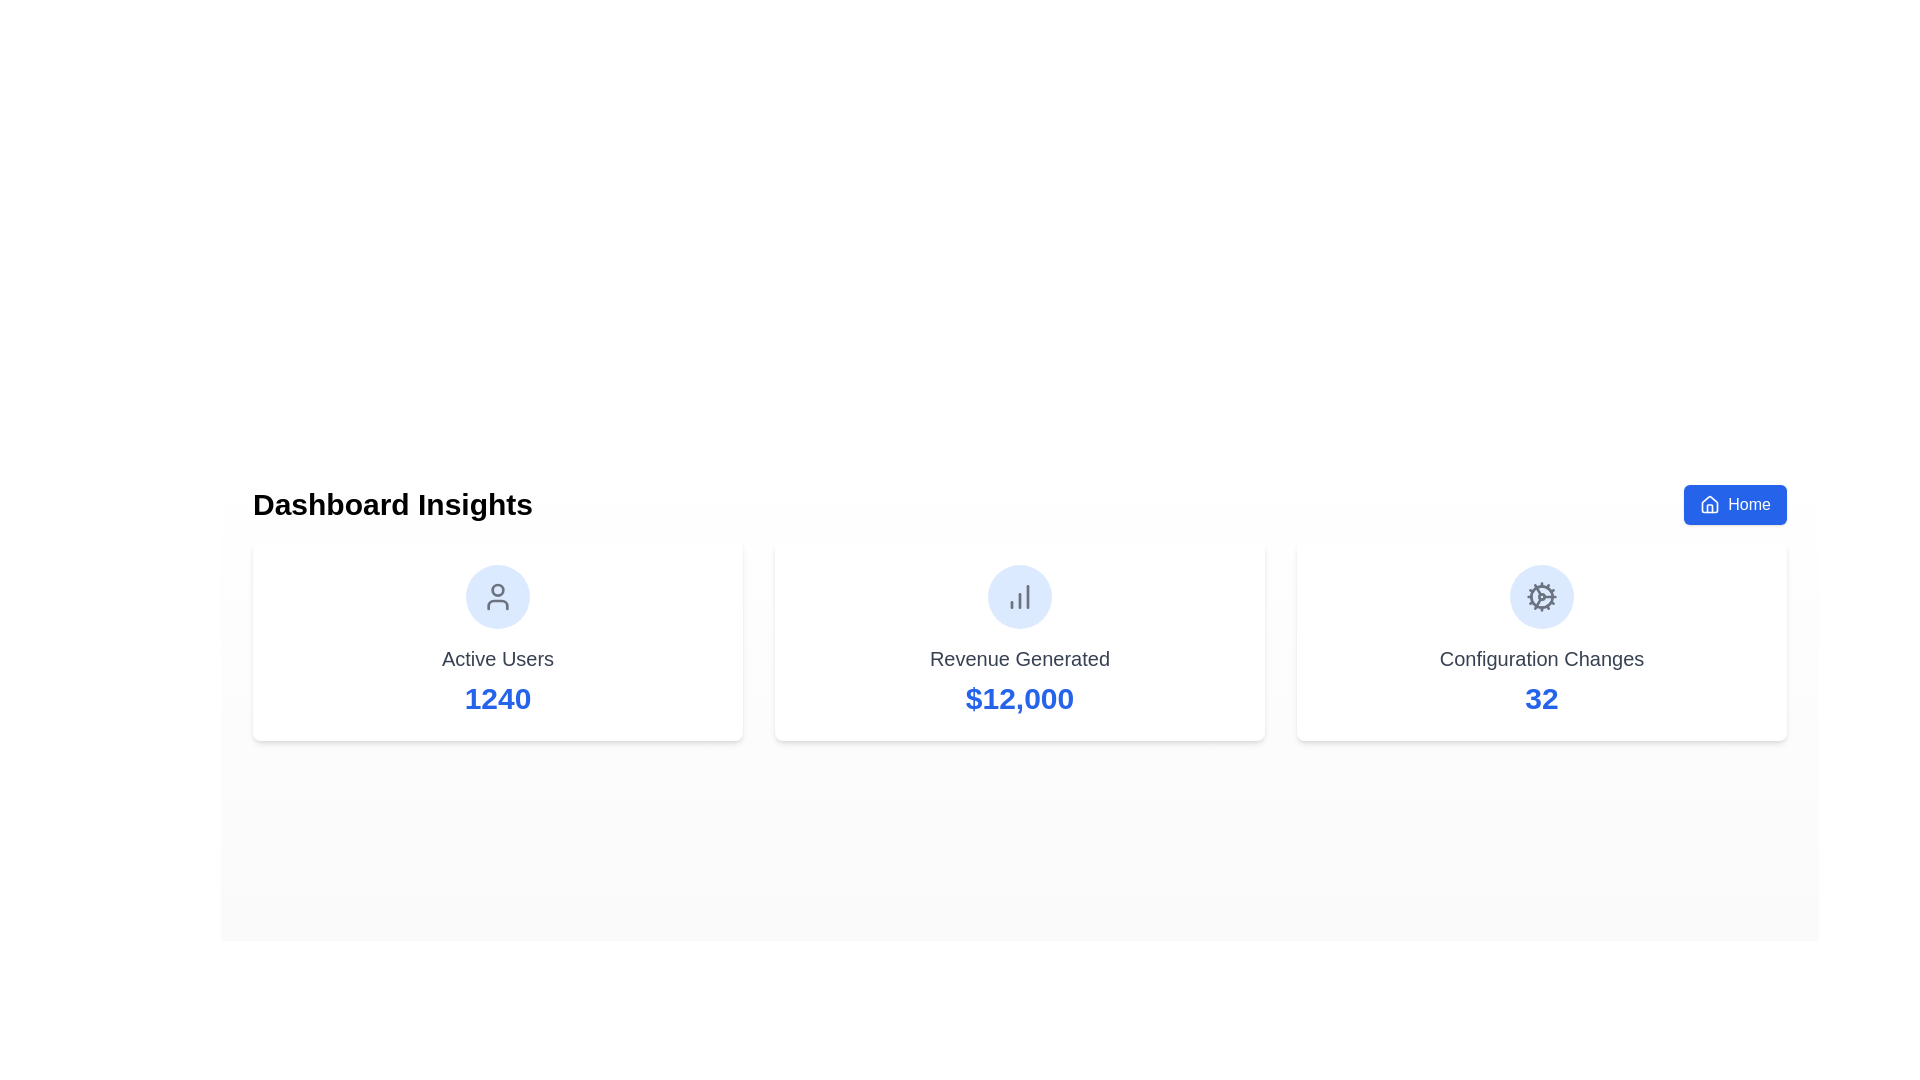 The image size is (1920, 1080). I want to click on the cogwheel icon located within the 'Configuration Changes' card to retrieve tooltip or additional information, so click(1540, 596).